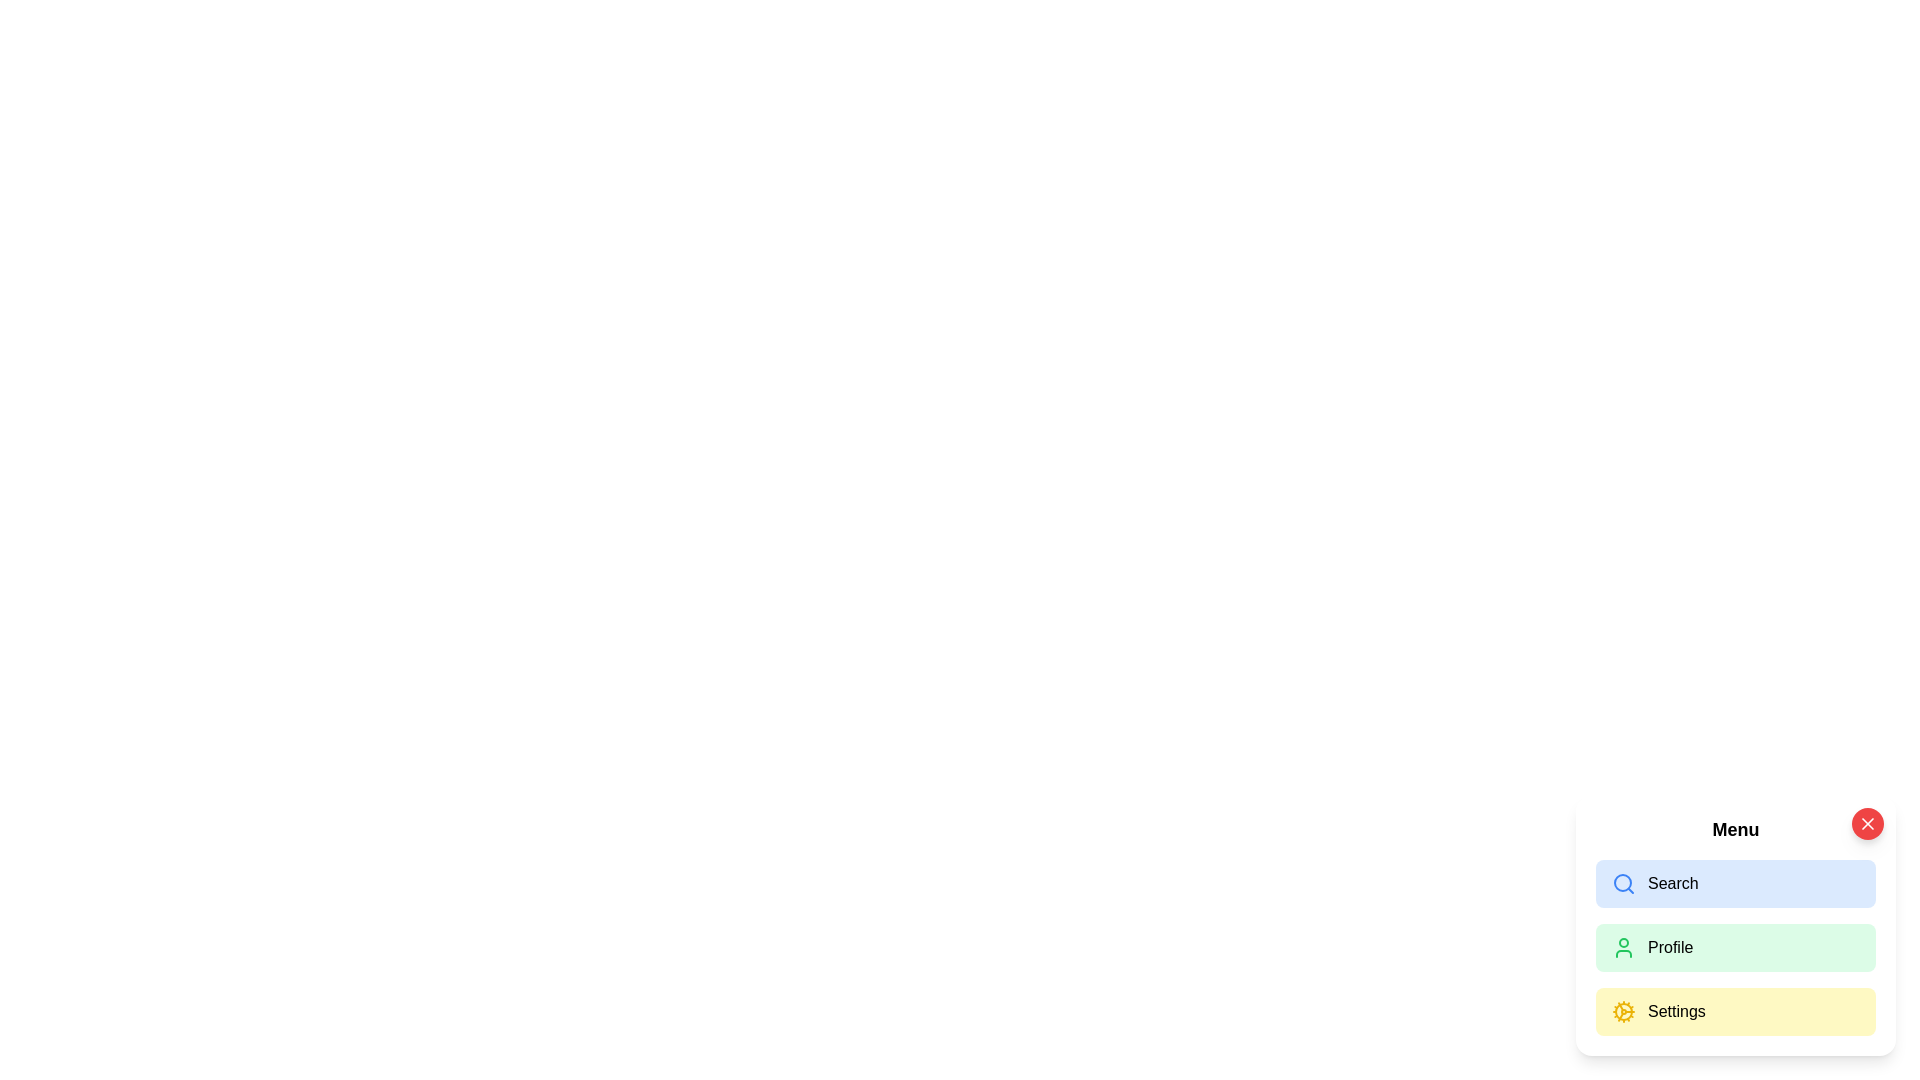 This screenshot has width=1920, height=1080. I want to click on the cogwheel icon located at the bottom of the vertical menu stack within the yellow 'Settings' button, so click(1623, 1011).